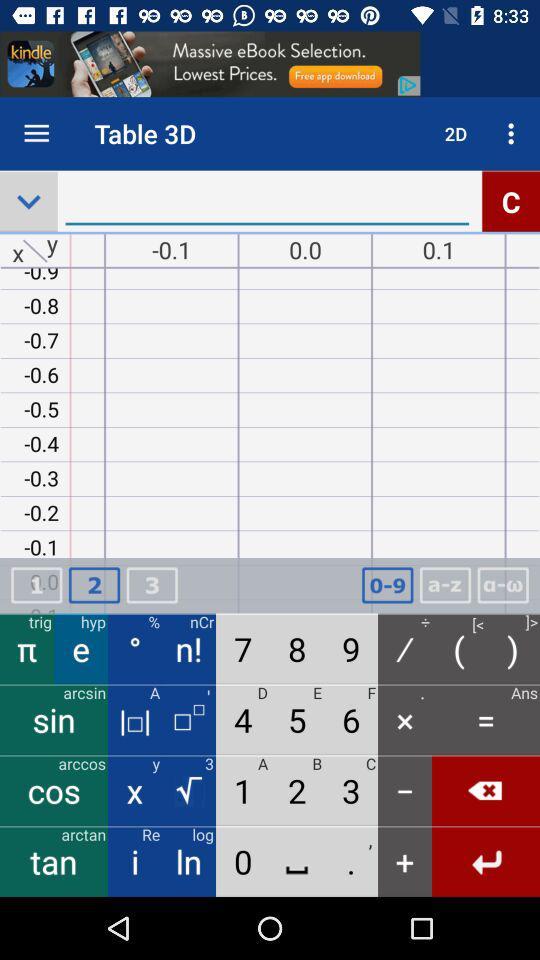 Image resolution: width=540 pixels, height=960 pixels. What do you see at coordinates (27, 201) in the screenshot?
I see `the expand_more icon` at bounding box center [27, 201].